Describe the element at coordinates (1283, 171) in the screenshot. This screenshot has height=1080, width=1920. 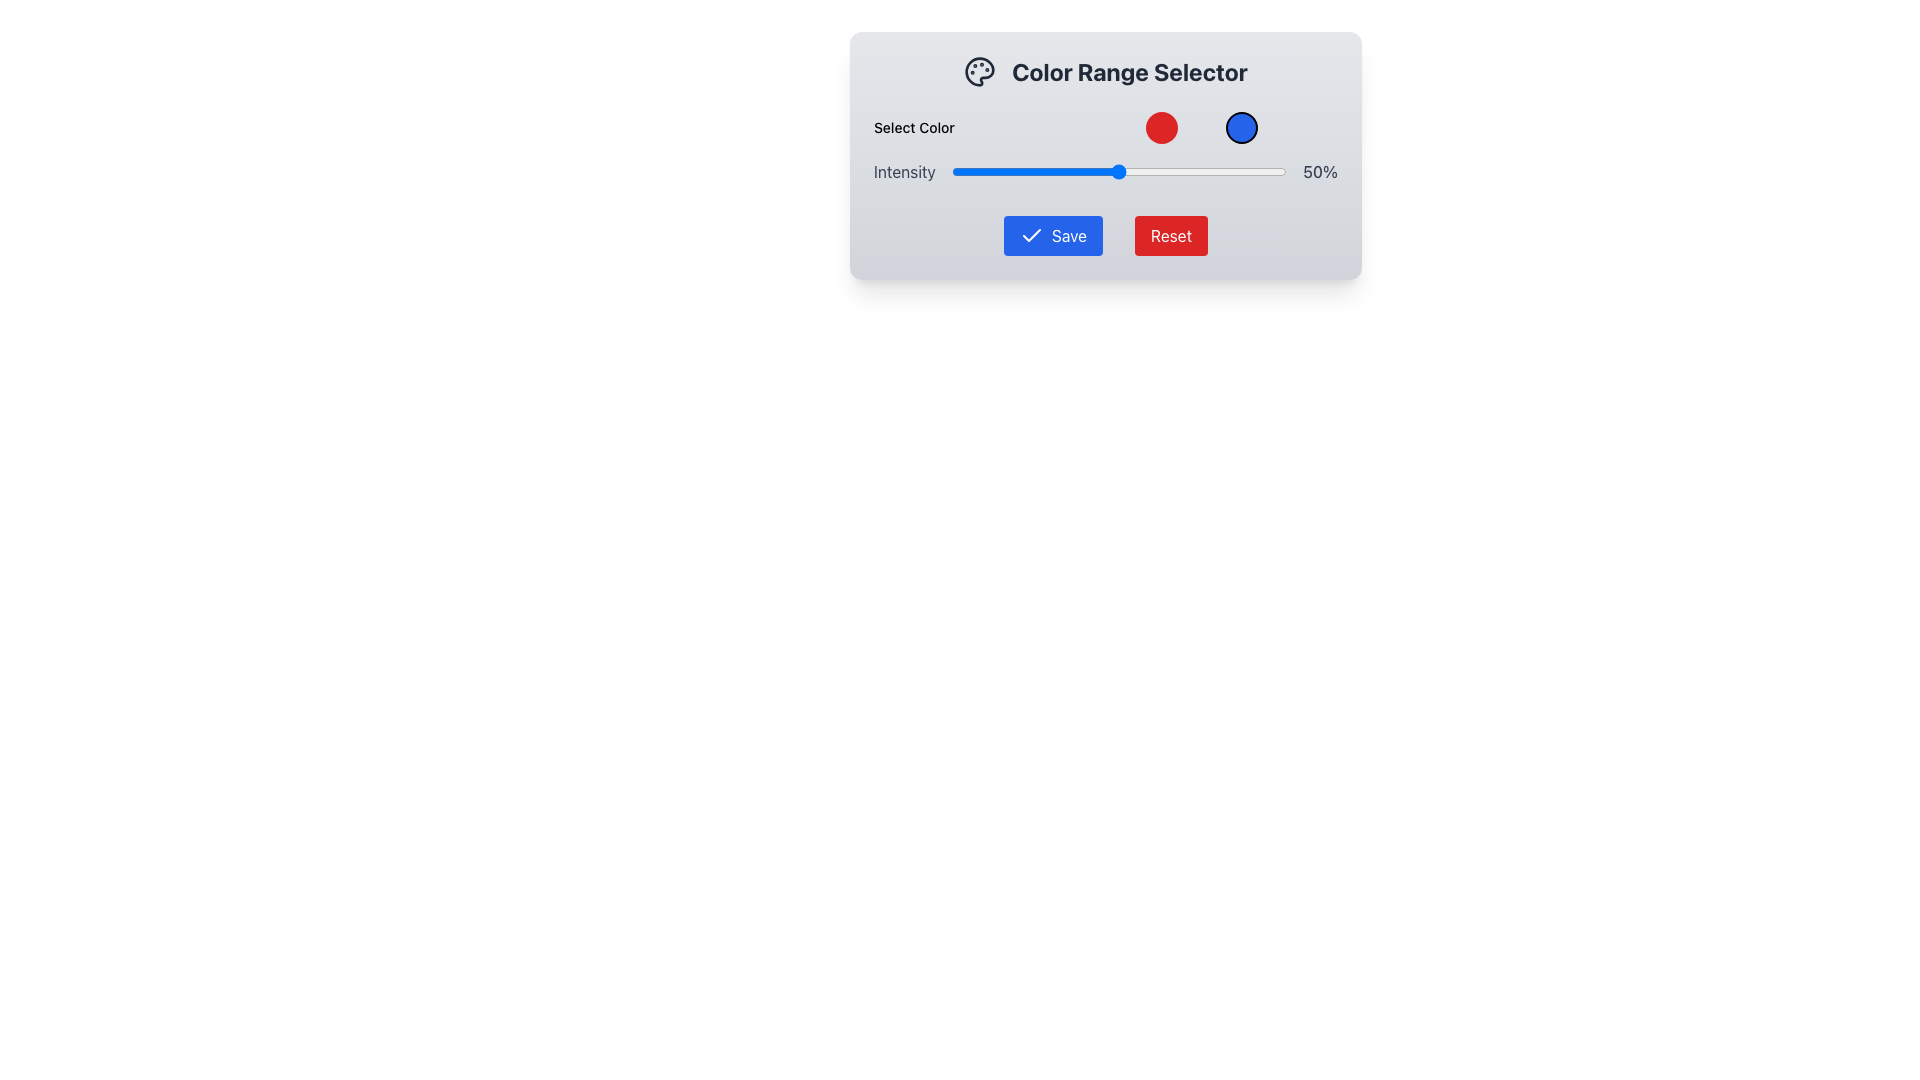
I see `intensity` at that location.